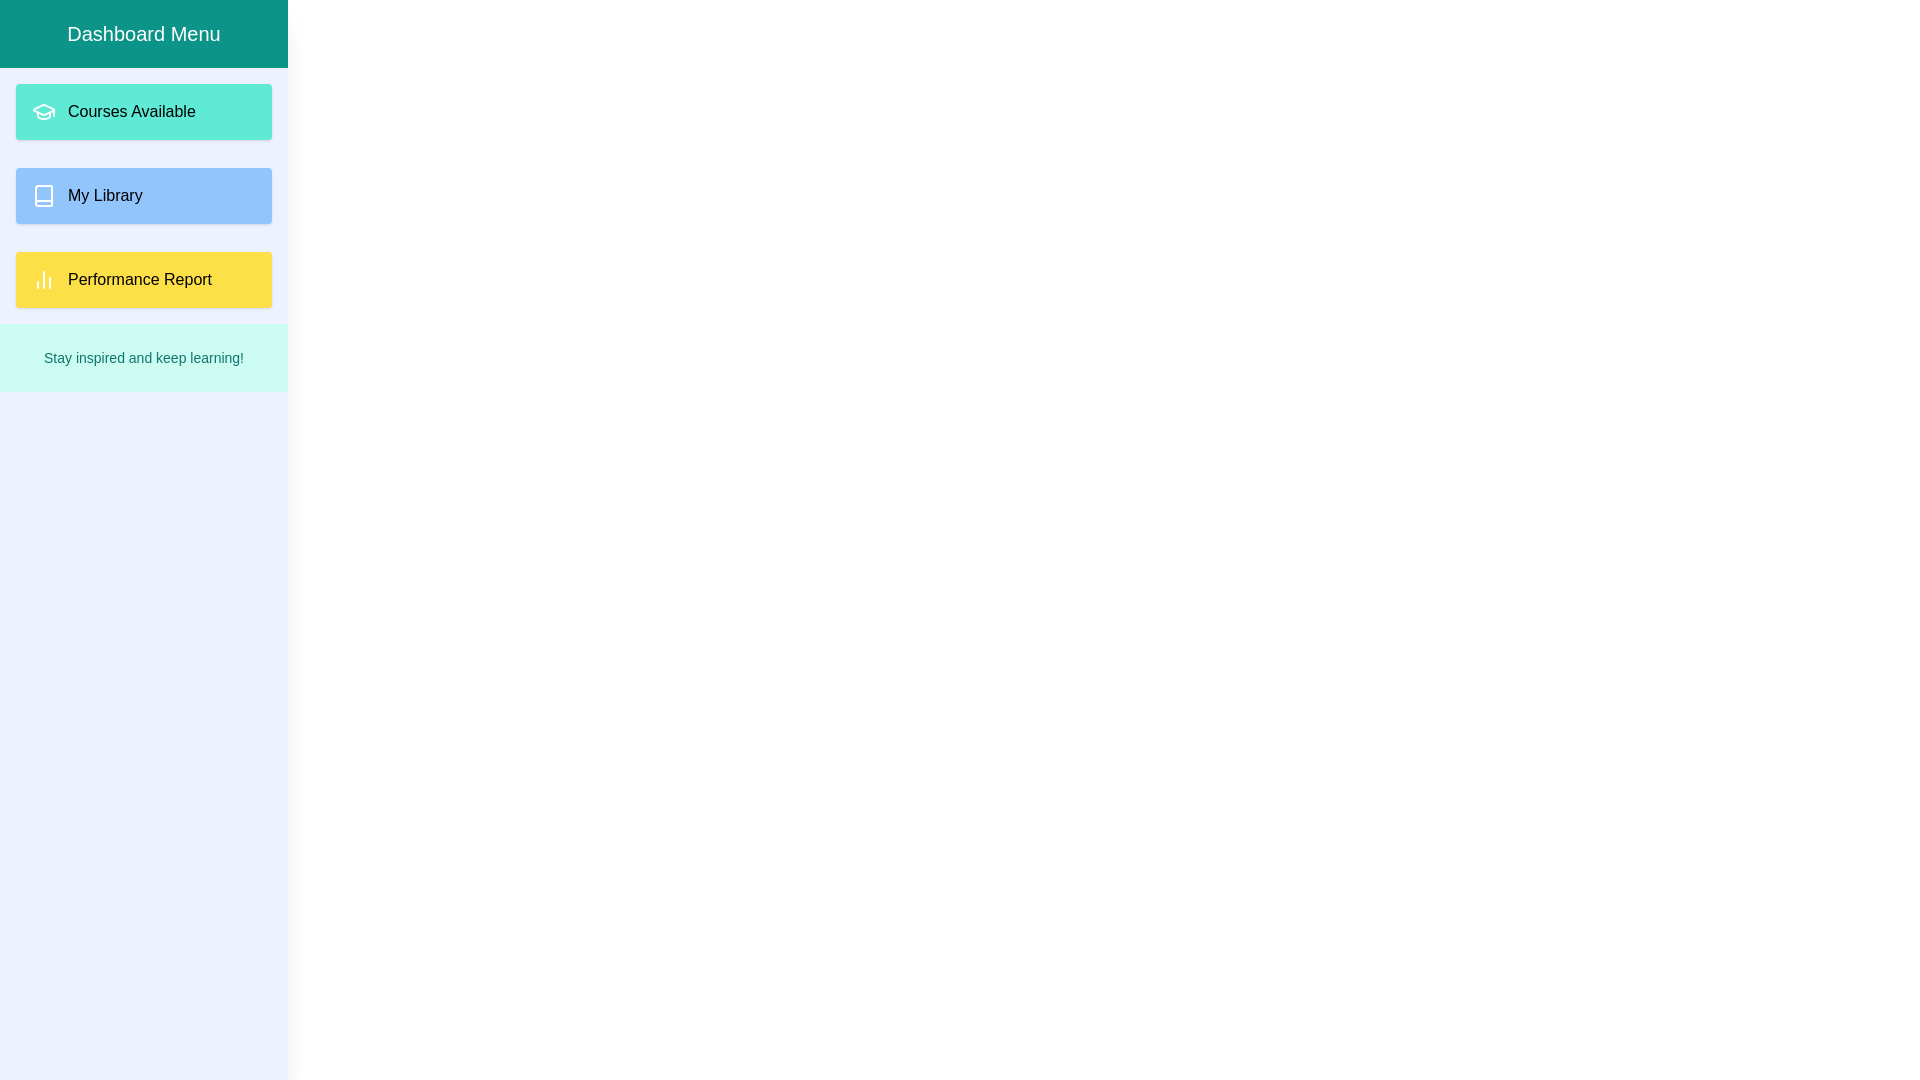 The width and height of the screenshot is (1920, 1080). I want to click on toggle button located at the top-left corner to toggle the drawer's open/close state, so click(38, 38).